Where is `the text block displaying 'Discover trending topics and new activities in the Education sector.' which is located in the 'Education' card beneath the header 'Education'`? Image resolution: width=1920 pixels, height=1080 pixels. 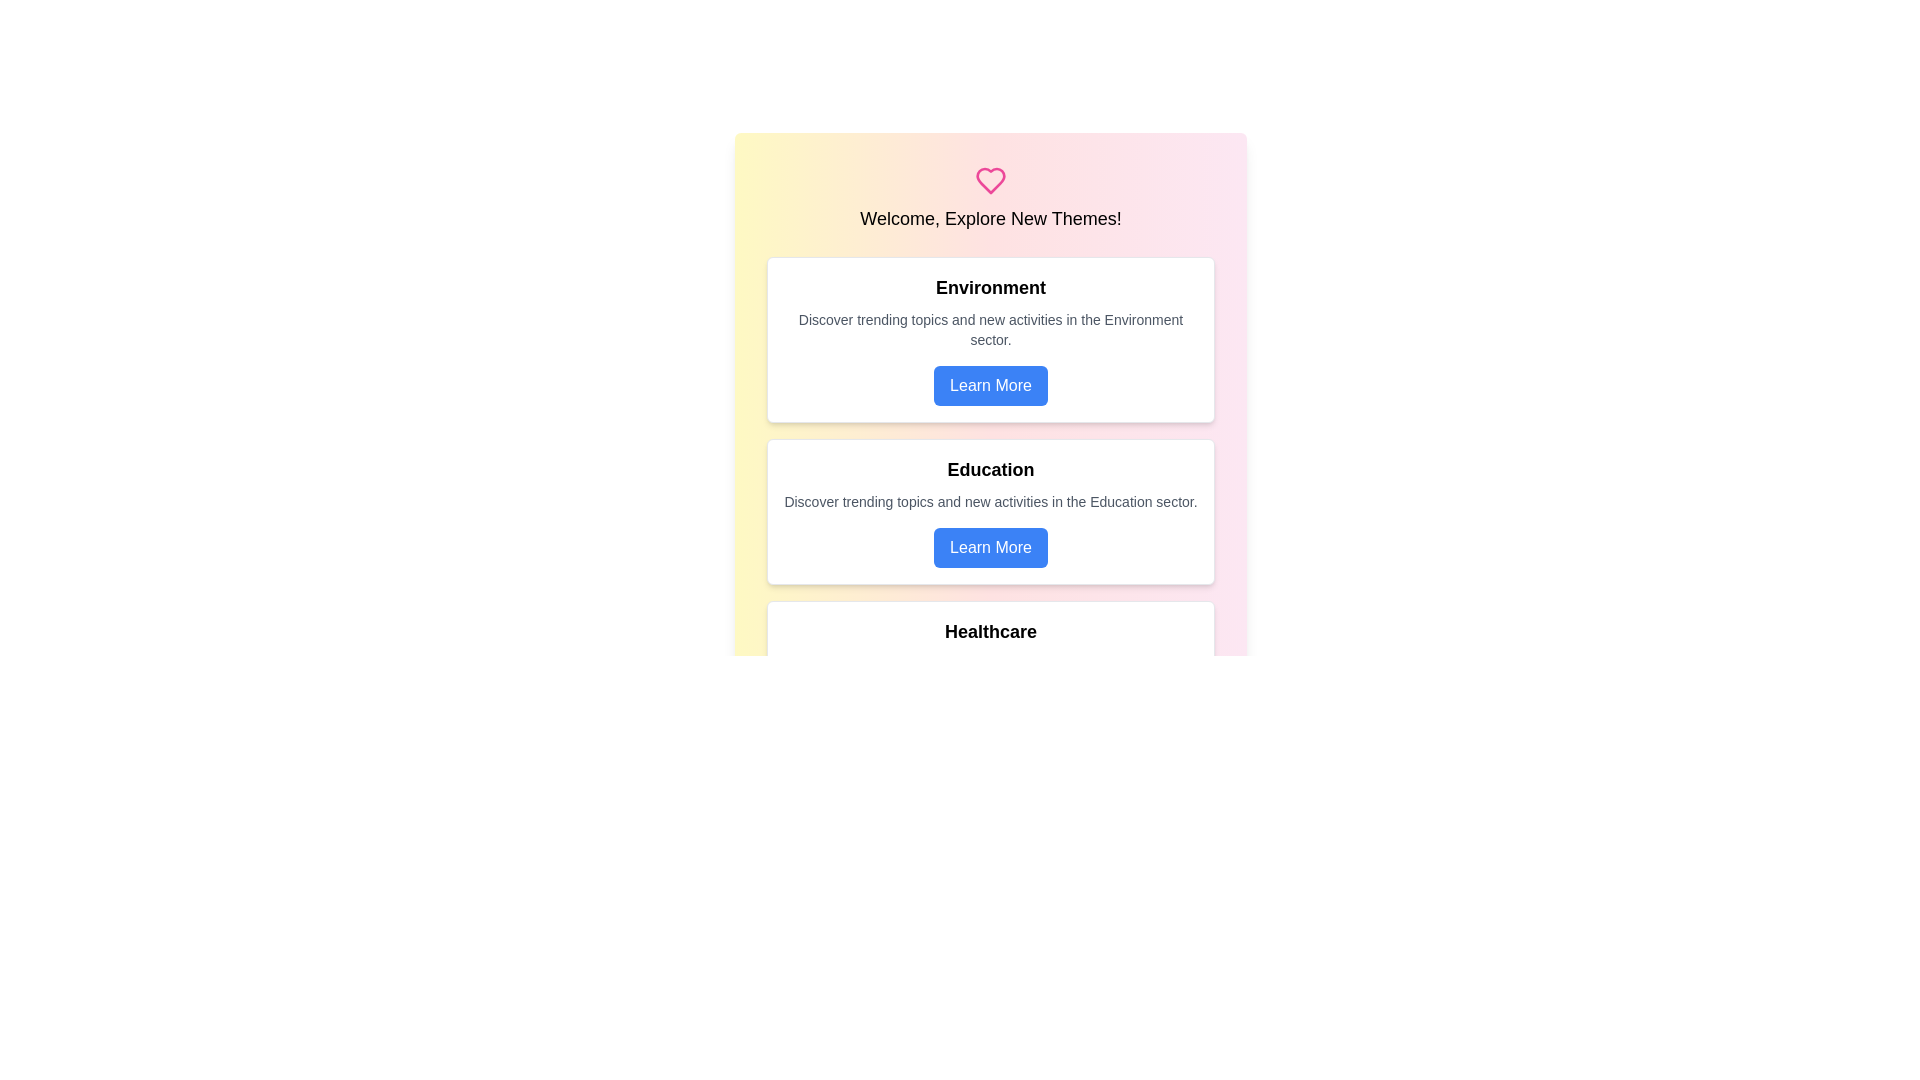
the text block displaying 'Discover trending topics and new activities in the Education sector.' which is located in the 'Education' card beneath the header 'Education' is located at coordinates (990, 500).